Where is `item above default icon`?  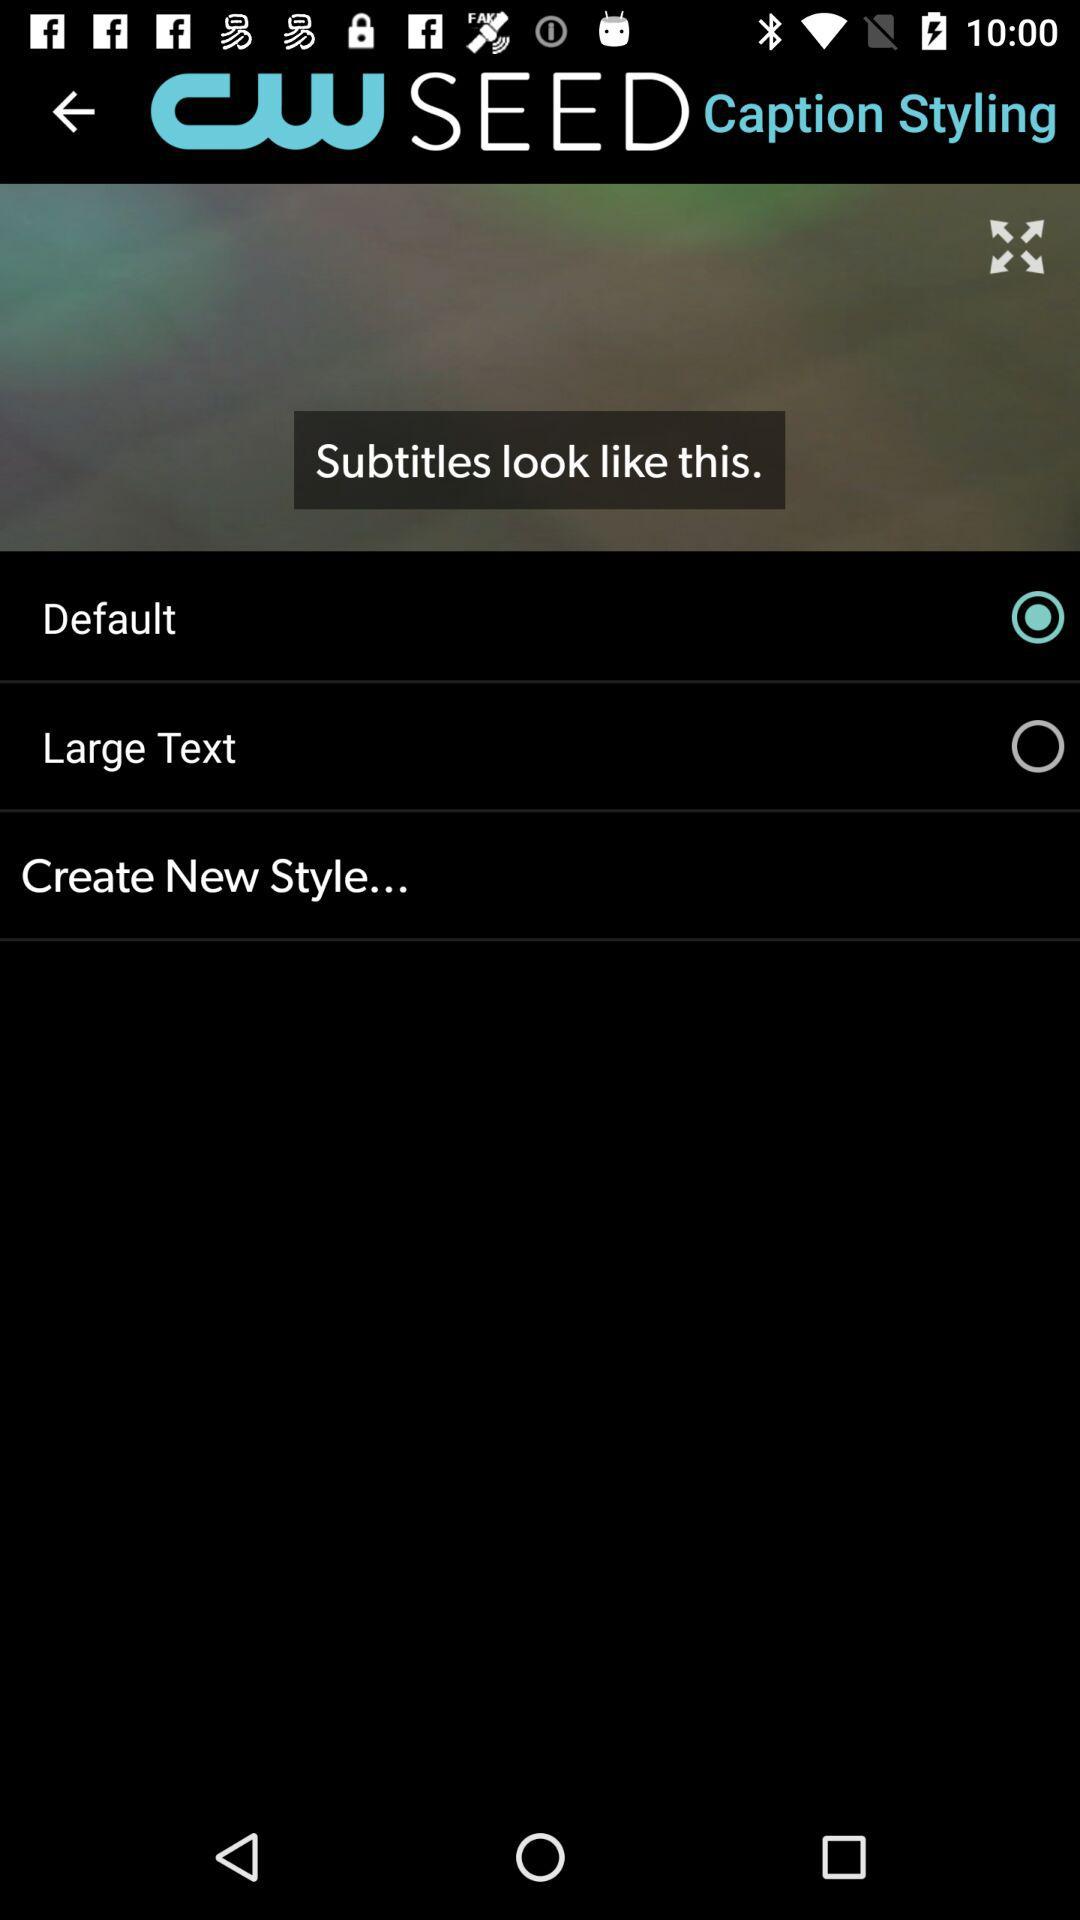
item above default icon is located at coordinates (1017, 245).